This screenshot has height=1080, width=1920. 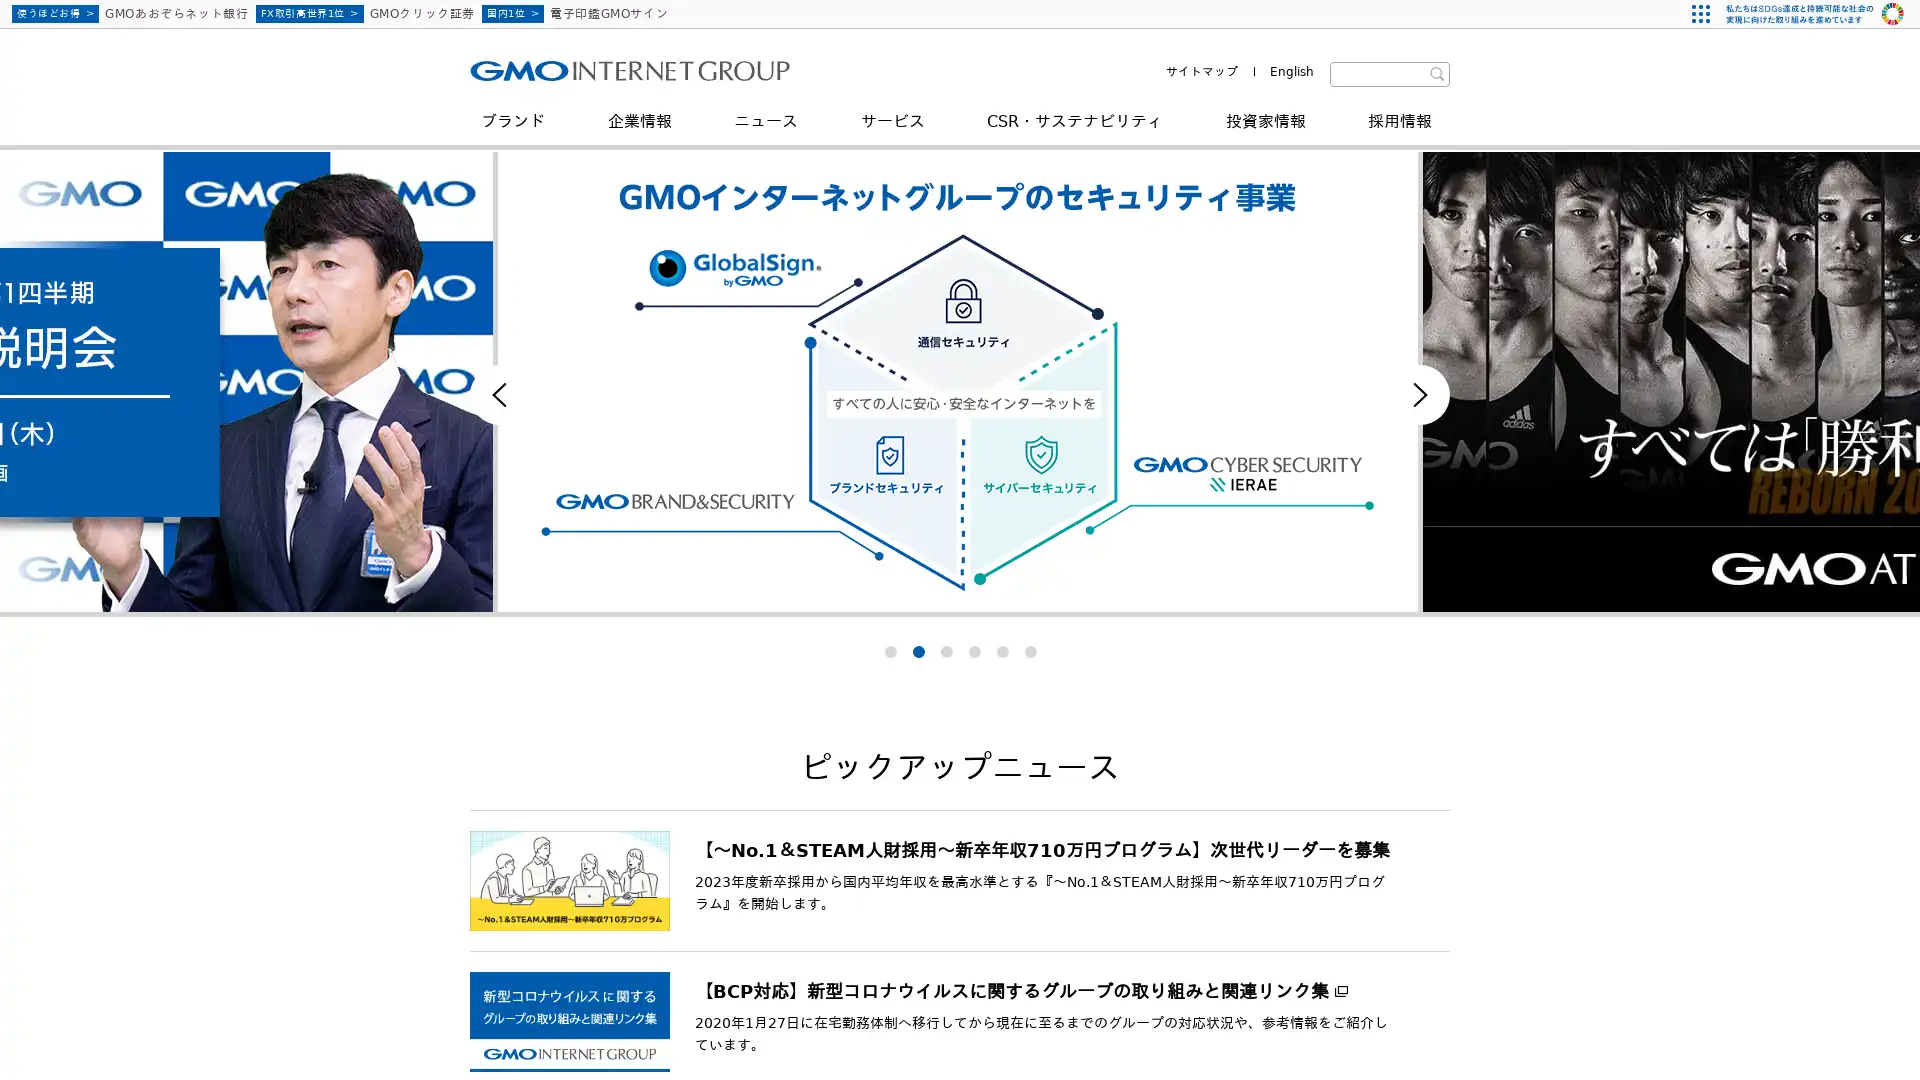 I want to click on 6, so click(x=1030, y=651).